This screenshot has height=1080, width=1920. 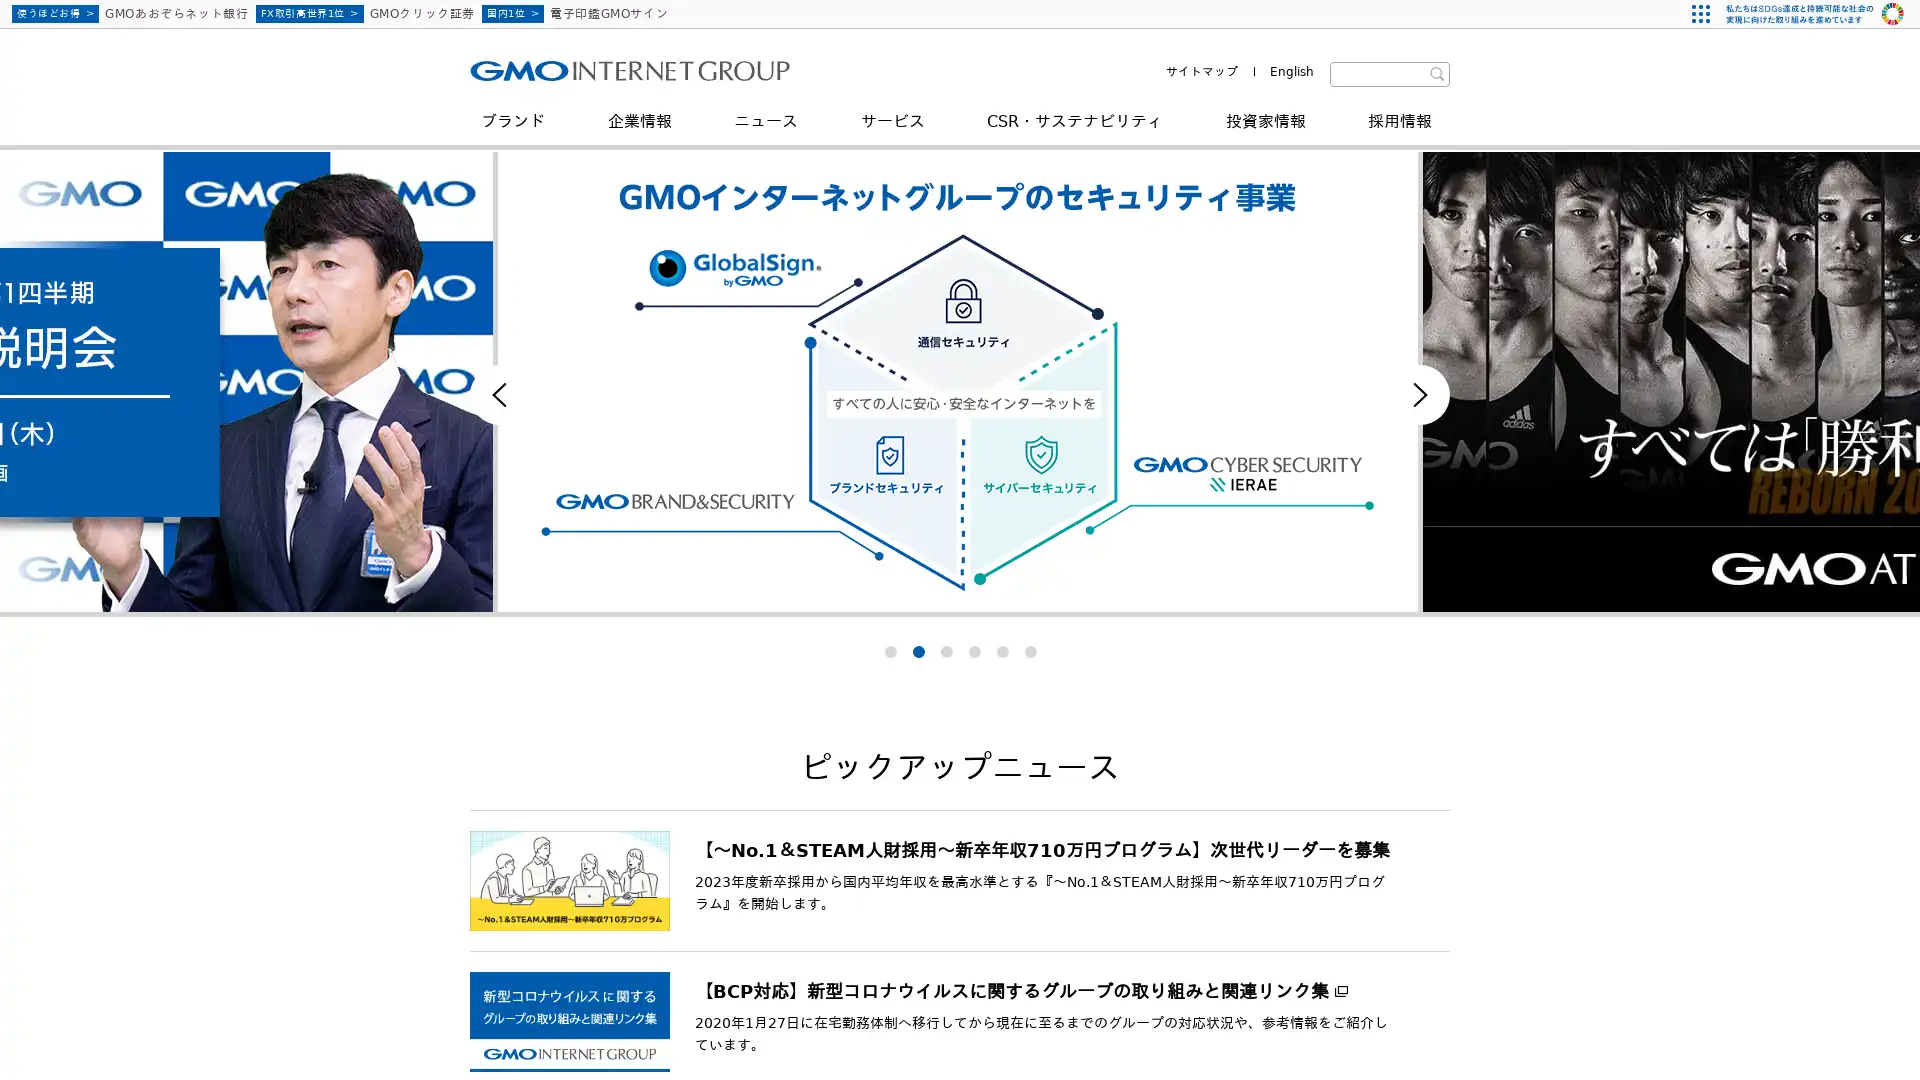 I want to click on 6, so click(x=1030, y=651).